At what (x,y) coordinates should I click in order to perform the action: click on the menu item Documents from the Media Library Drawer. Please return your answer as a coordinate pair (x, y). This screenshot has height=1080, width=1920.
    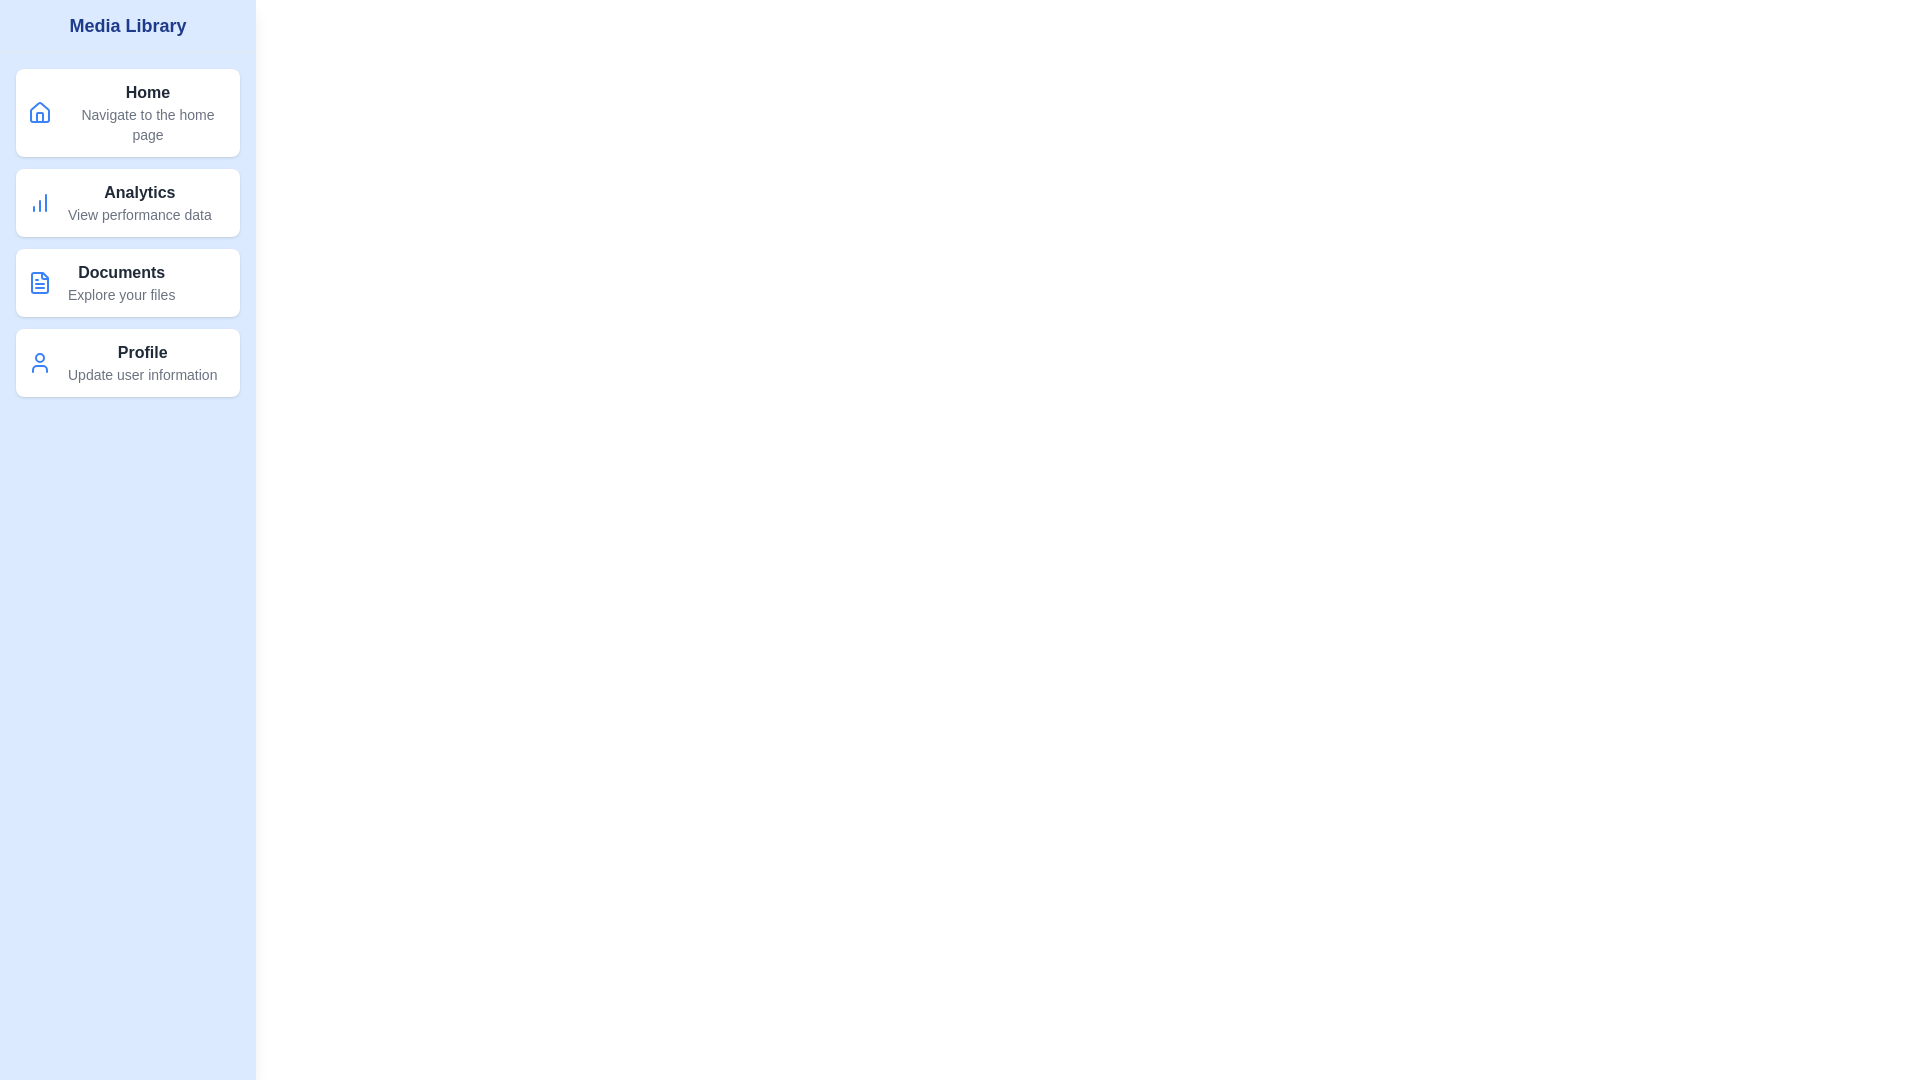
    Looking at the image, I should click on (127, 282).